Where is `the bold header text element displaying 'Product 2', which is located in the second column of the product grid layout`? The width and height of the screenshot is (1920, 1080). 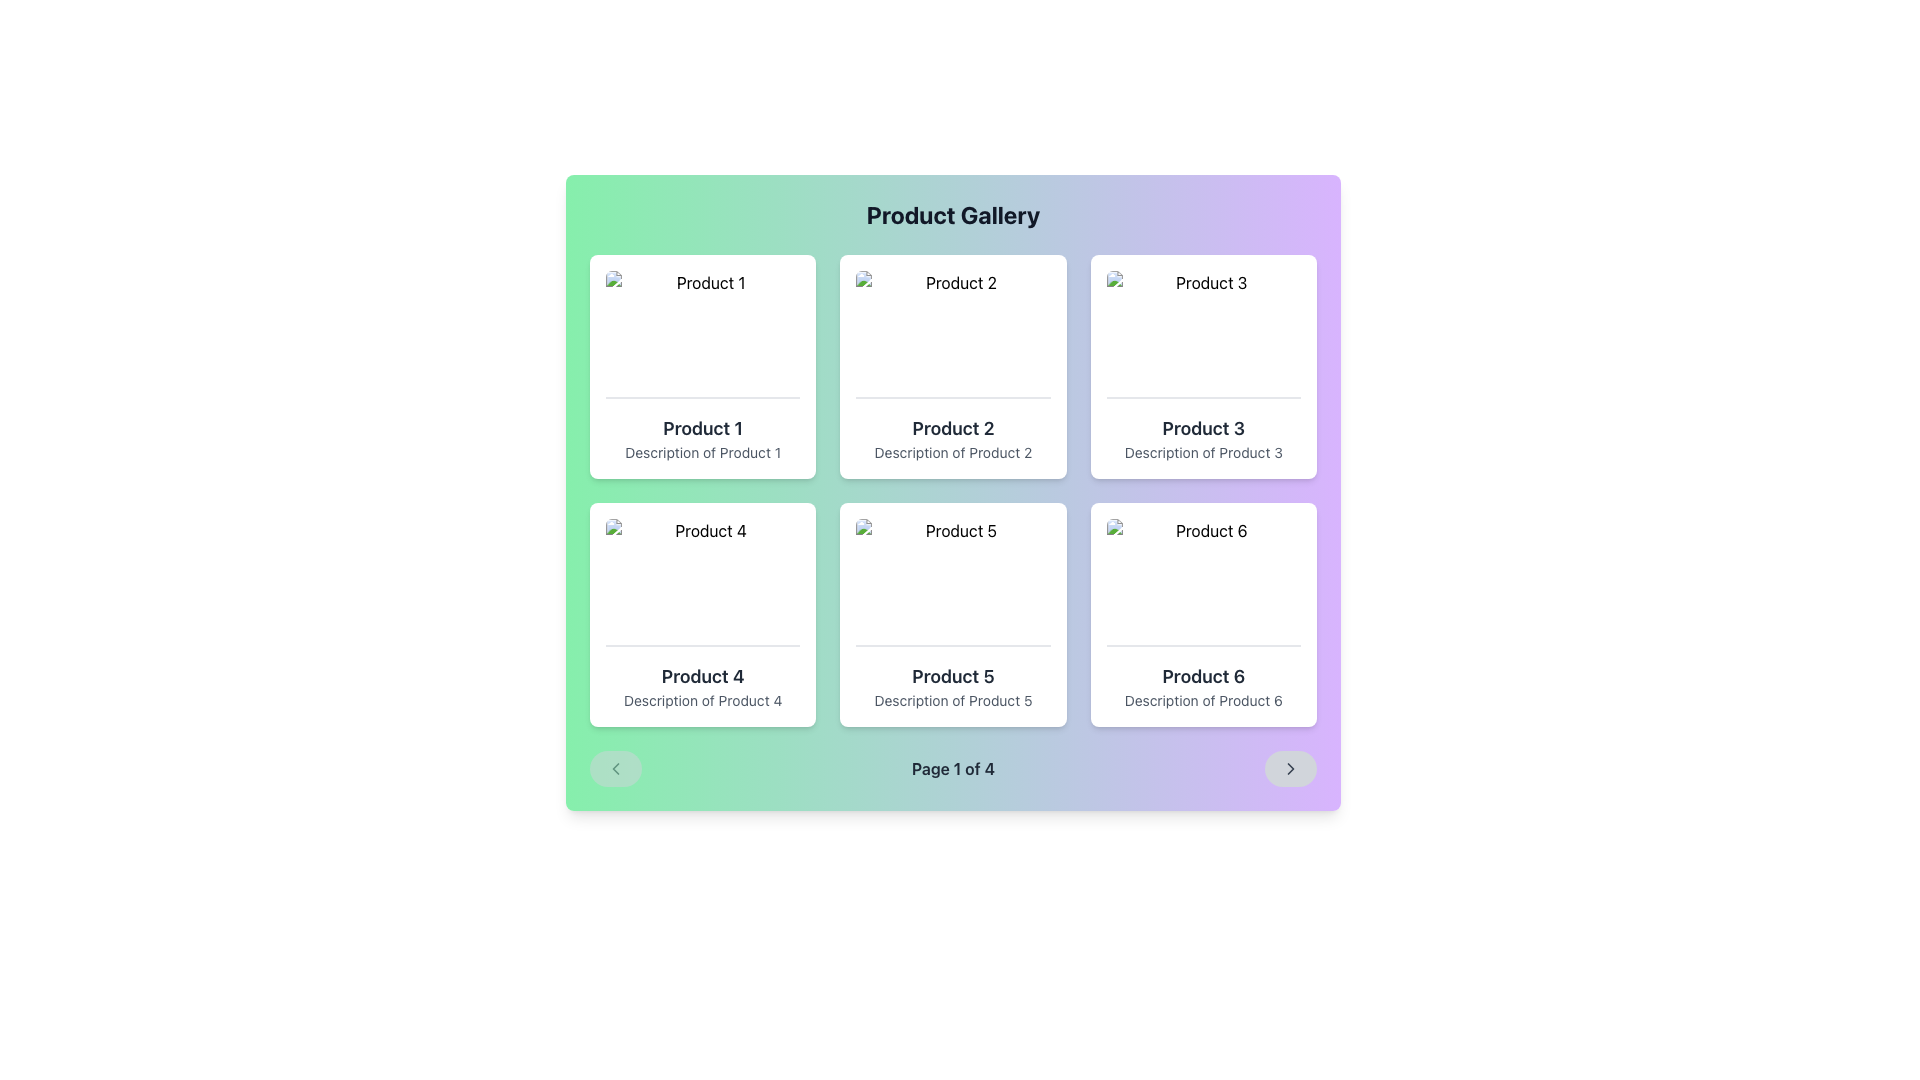 the bold header text element displaying 'Product 2', which is located in the second column of the product grid layout is located at coordinates (952, 427).